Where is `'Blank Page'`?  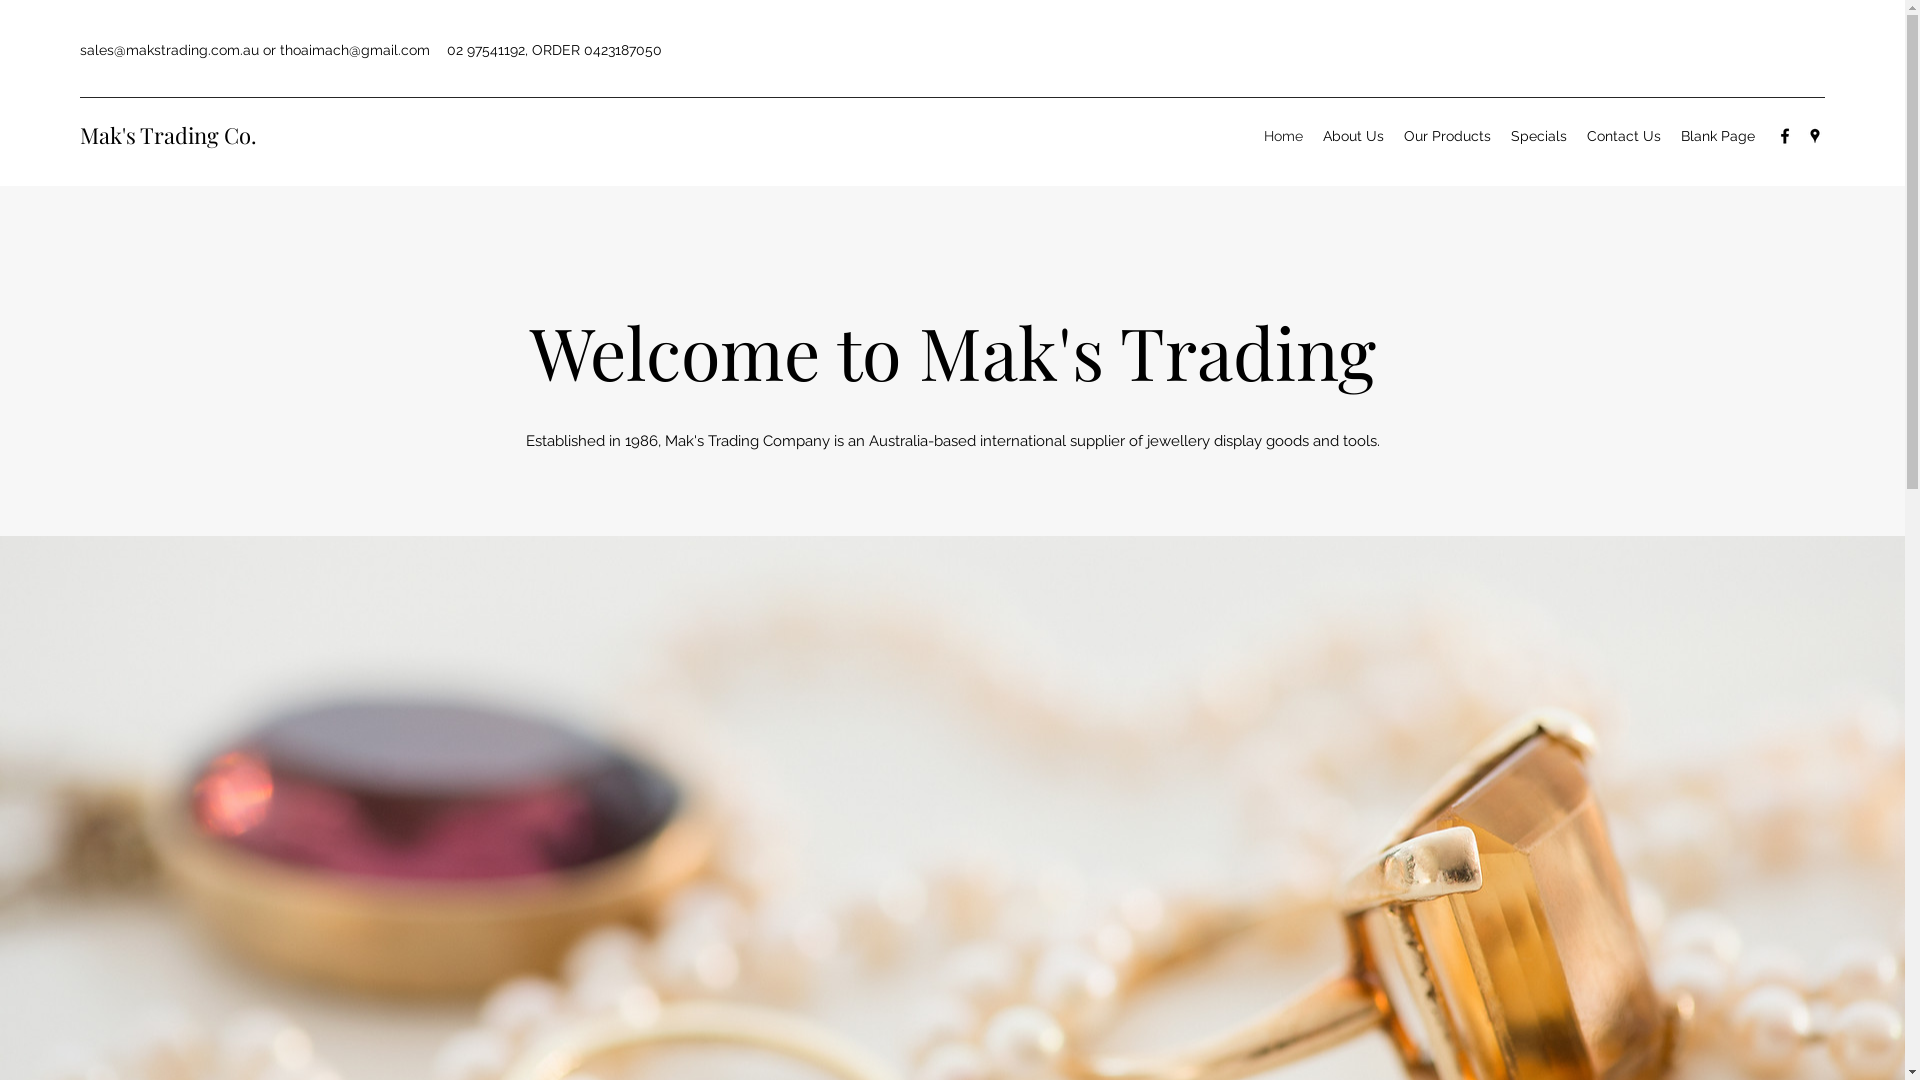 'Blank Page' is located at coordinates (1717, 135).